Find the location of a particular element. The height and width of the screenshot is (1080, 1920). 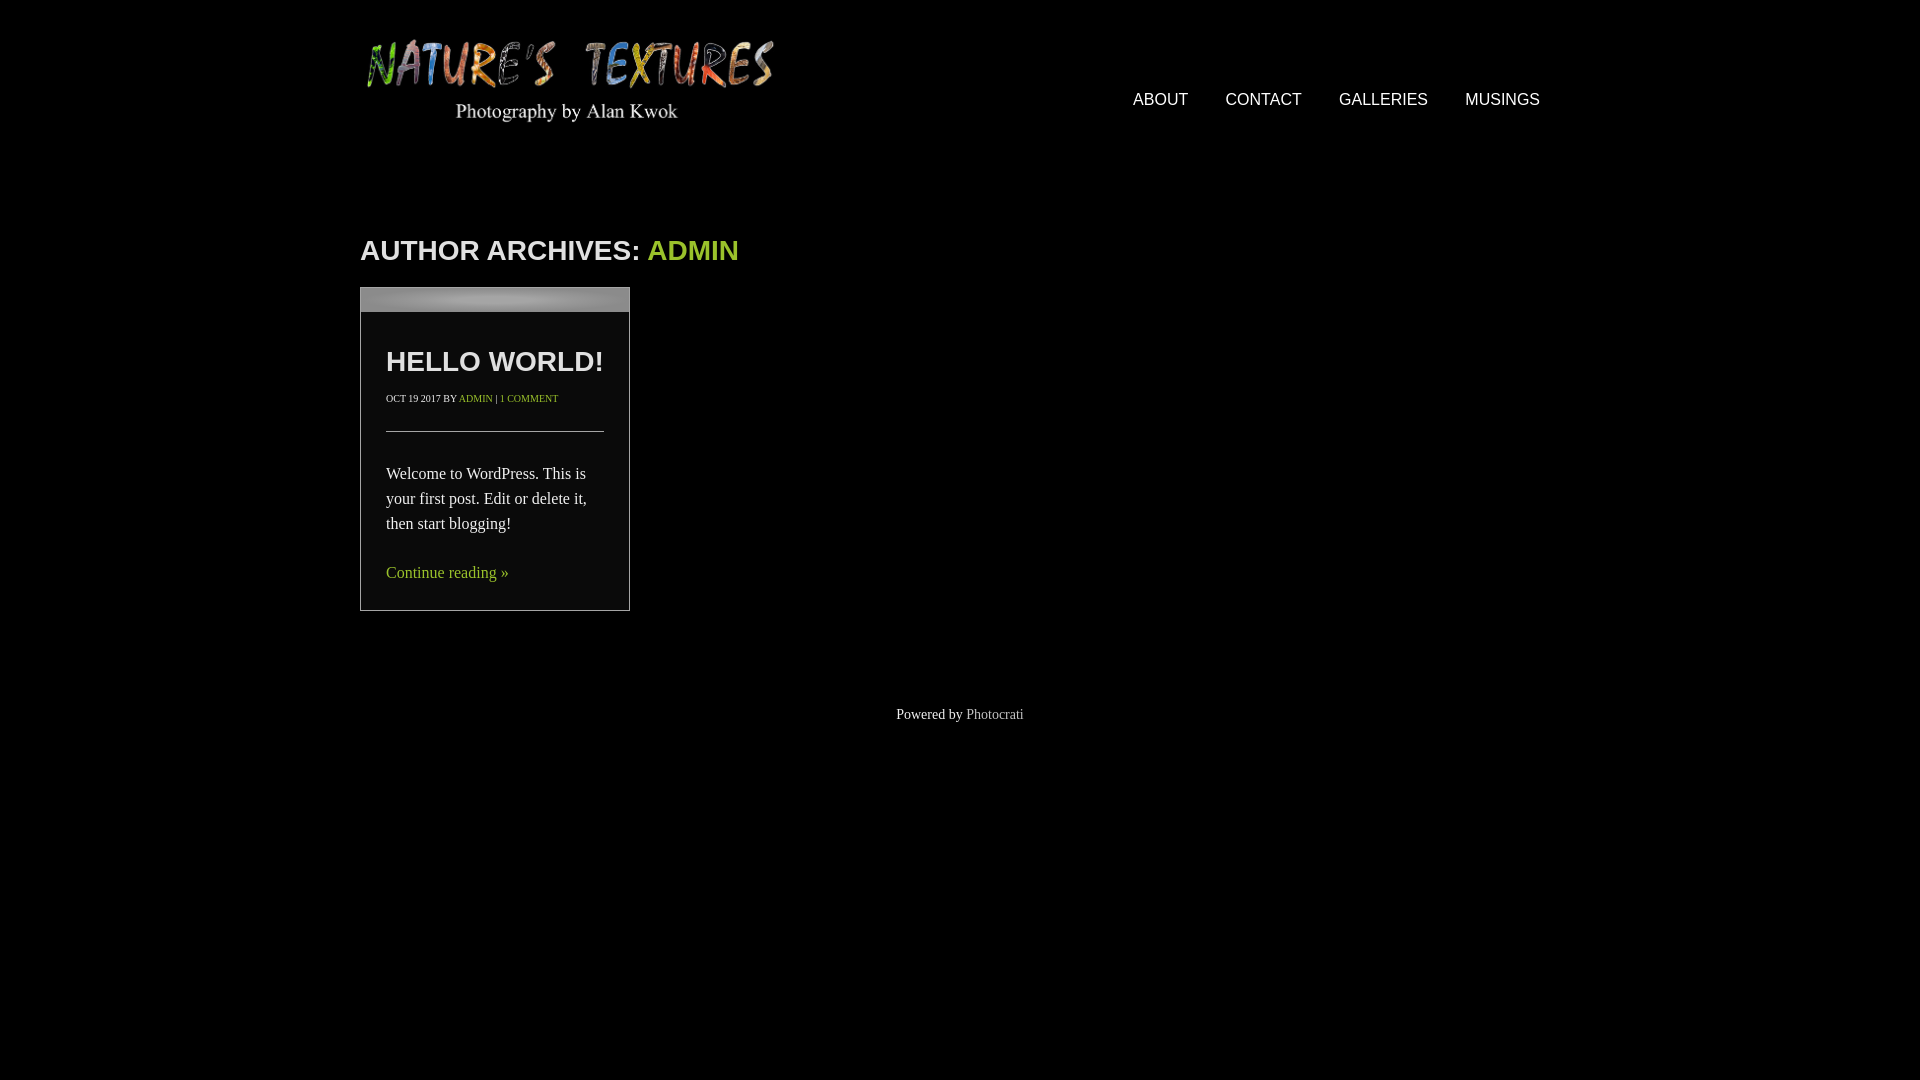

'ABOUT' is located at coordinates (1160, 100).